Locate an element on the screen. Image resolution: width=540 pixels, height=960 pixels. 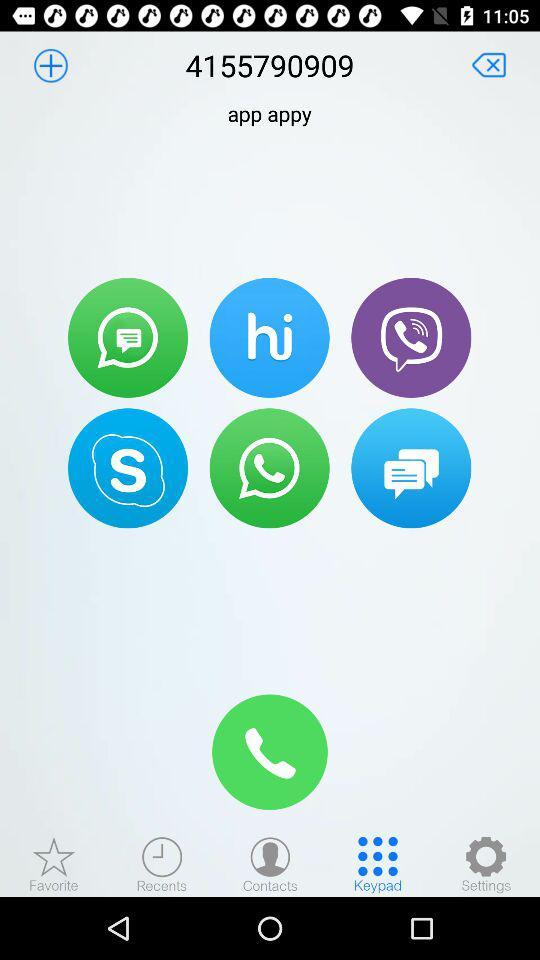
the back icon below time is located at coordinates (488, 65).